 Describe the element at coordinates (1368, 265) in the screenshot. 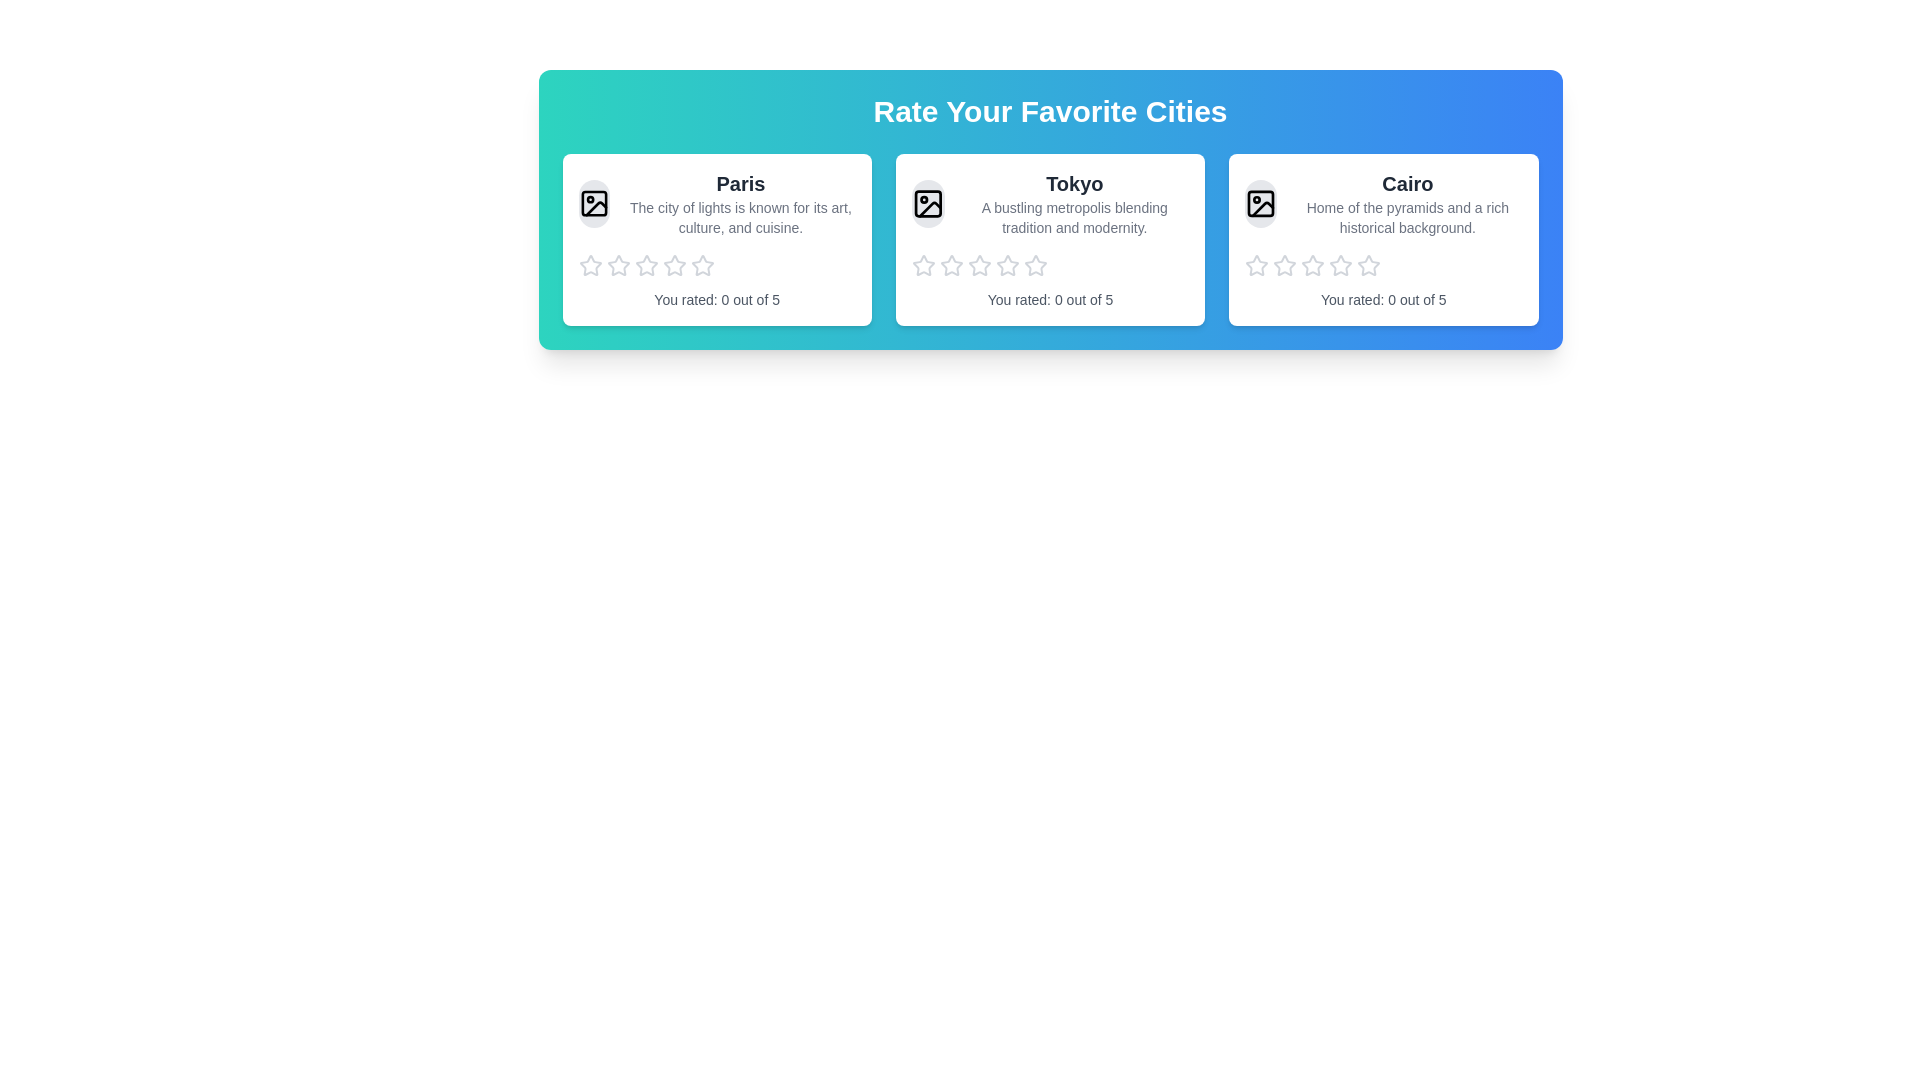

I see `the fifth star-shaped rating icon within the third card labeled 'Cairo' to rate it` at that location.